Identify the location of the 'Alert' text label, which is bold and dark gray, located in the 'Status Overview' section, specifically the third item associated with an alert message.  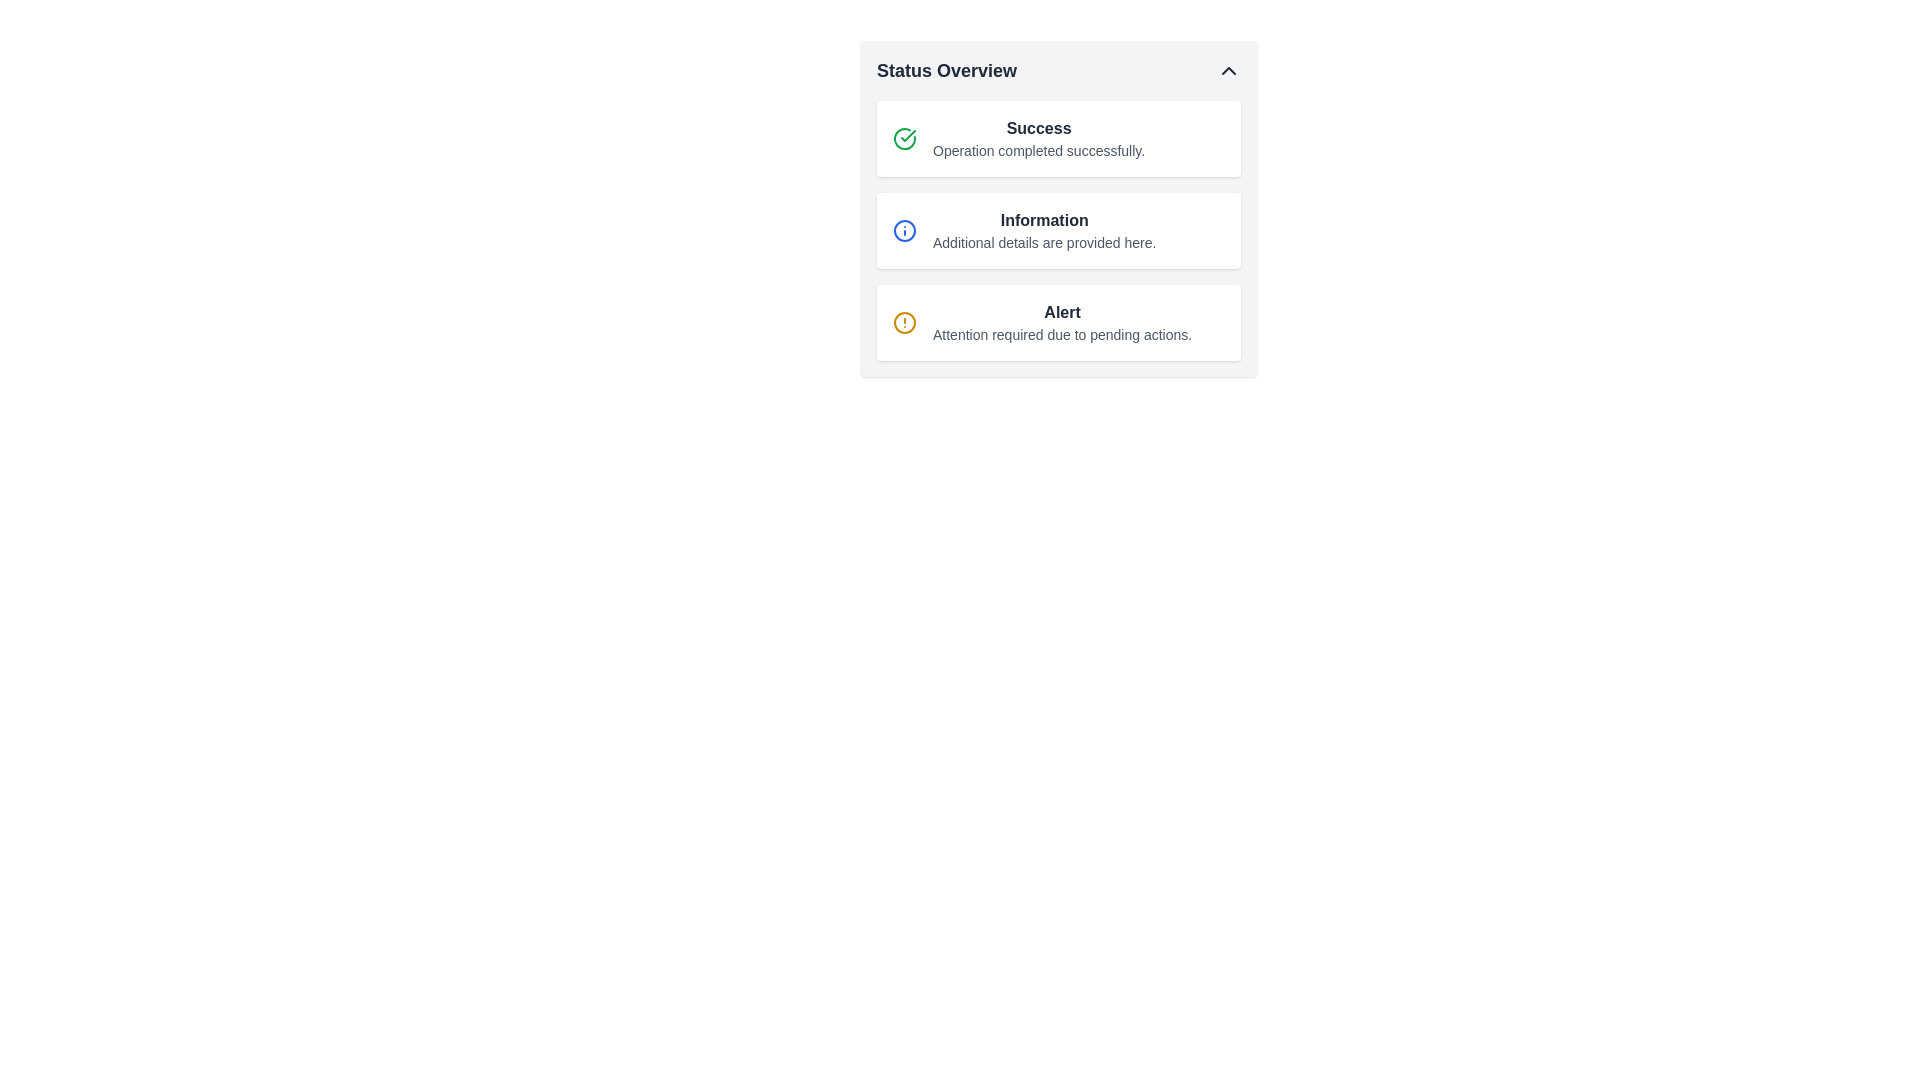
(1061, 312).